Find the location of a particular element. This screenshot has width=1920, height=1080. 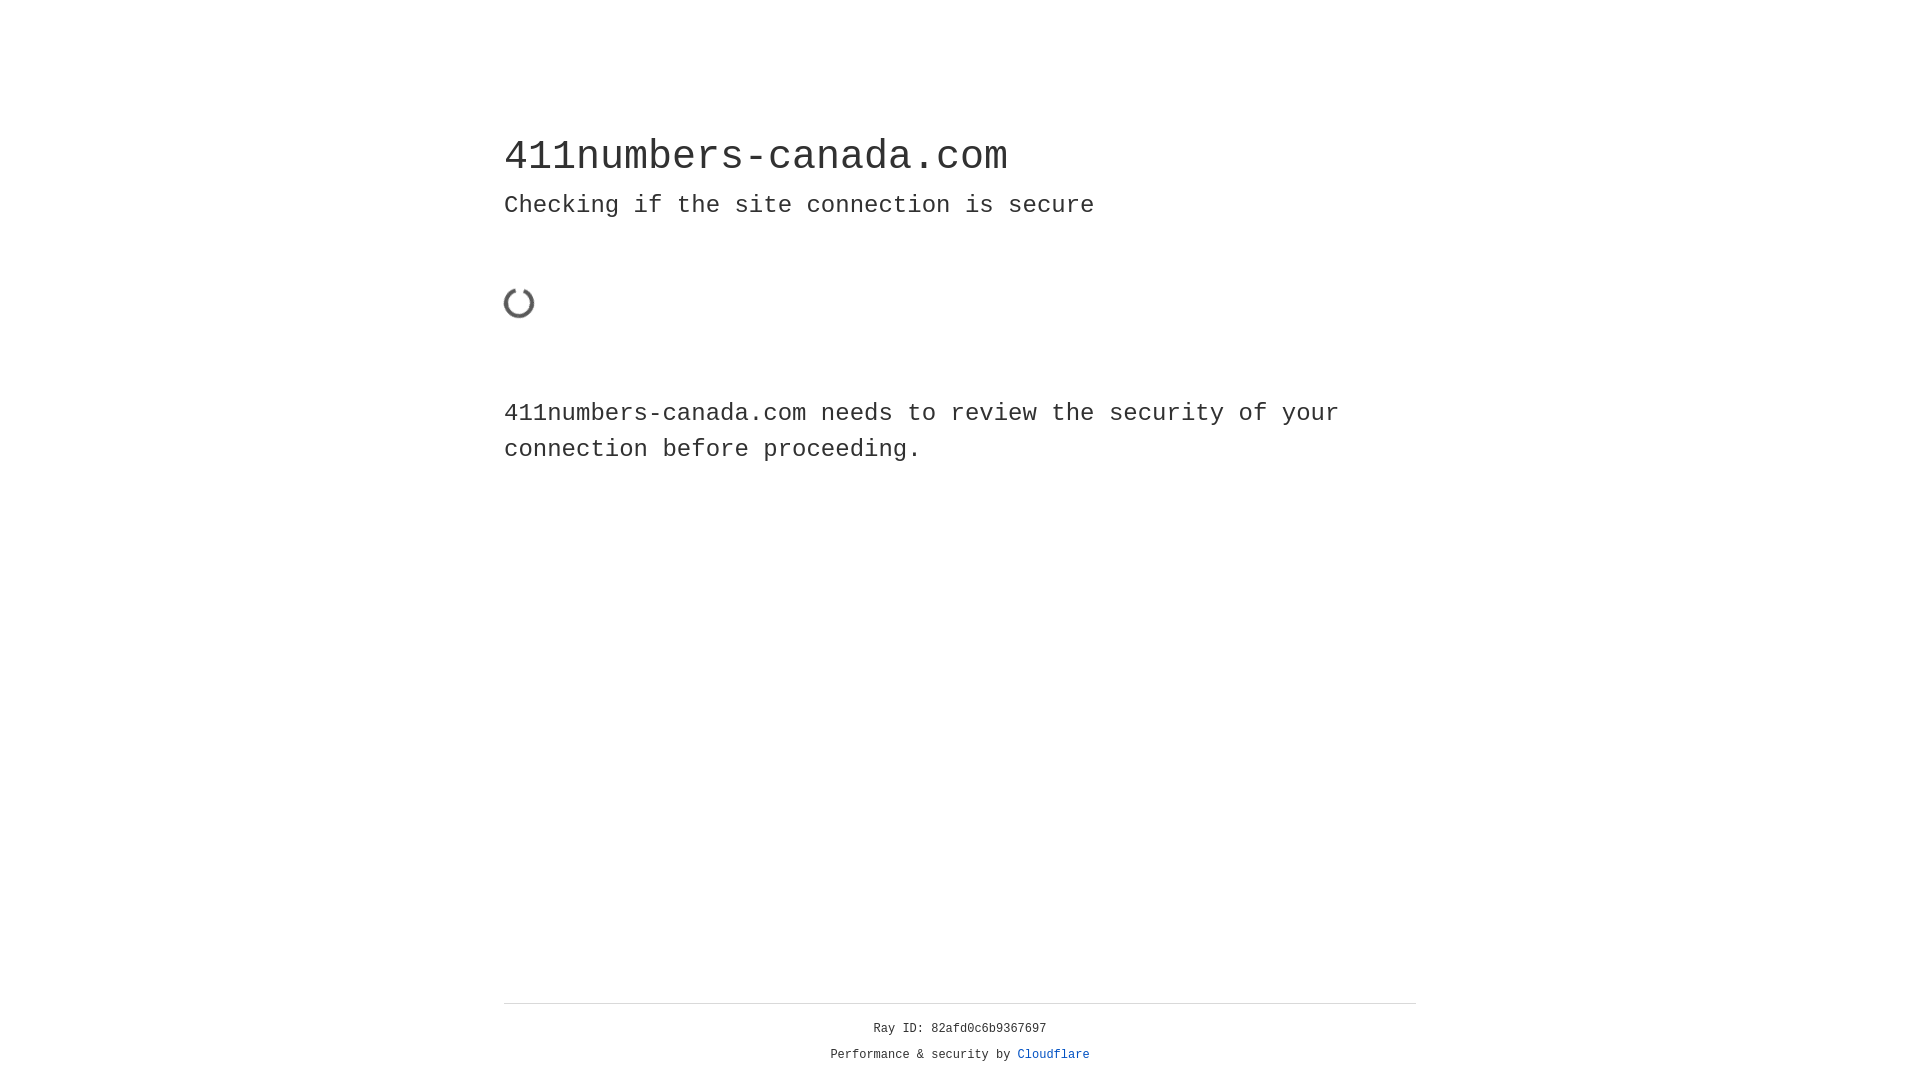

'Cloudflare' is located at coordinates (1053, 1054).